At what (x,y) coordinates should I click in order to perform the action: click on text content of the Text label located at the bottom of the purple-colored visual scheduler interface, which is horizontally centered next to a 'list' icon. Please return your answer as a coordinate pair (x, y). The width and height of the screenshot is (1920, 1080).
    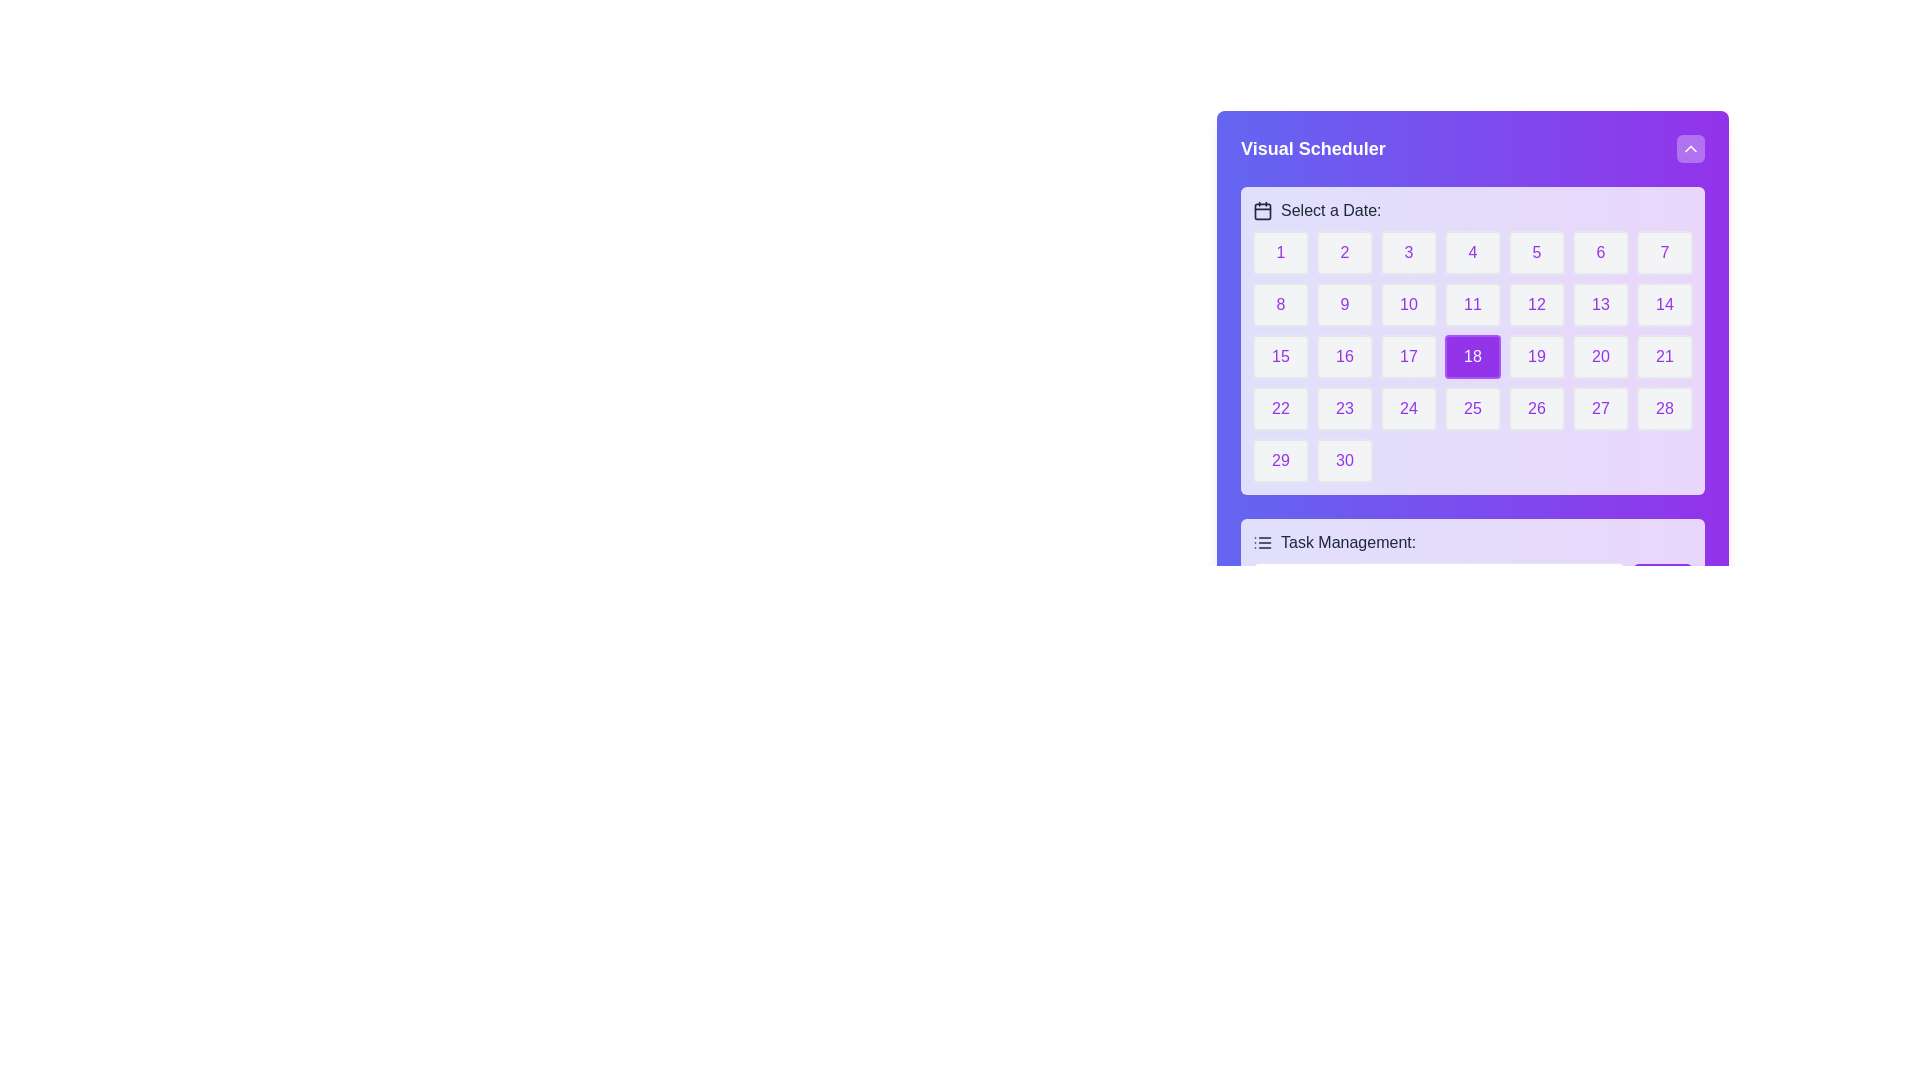
    Looking at the image, I should click on (1348, 543).